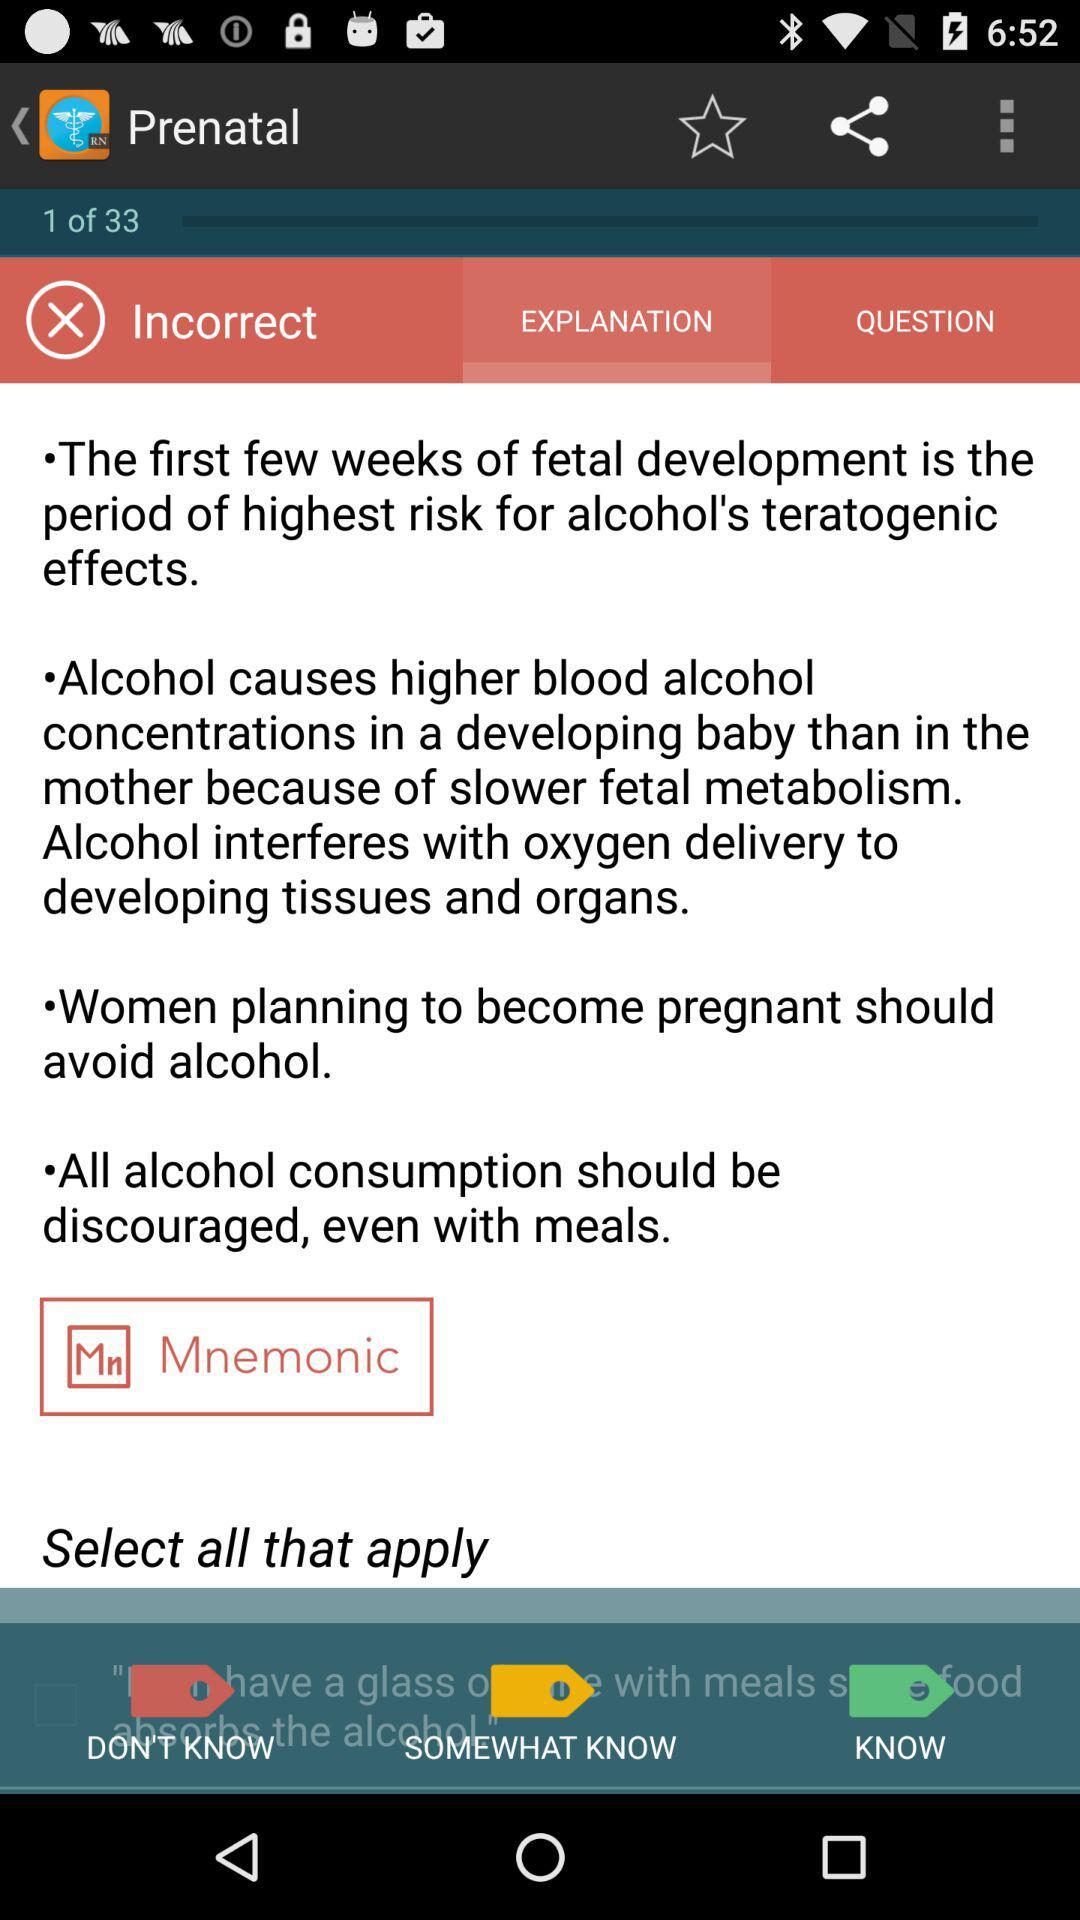 The image size is (1080, 1920). Describe the element at coordinates (615, 320) in the screenshot. I see `the app to the right of the incorrect app` at that location.